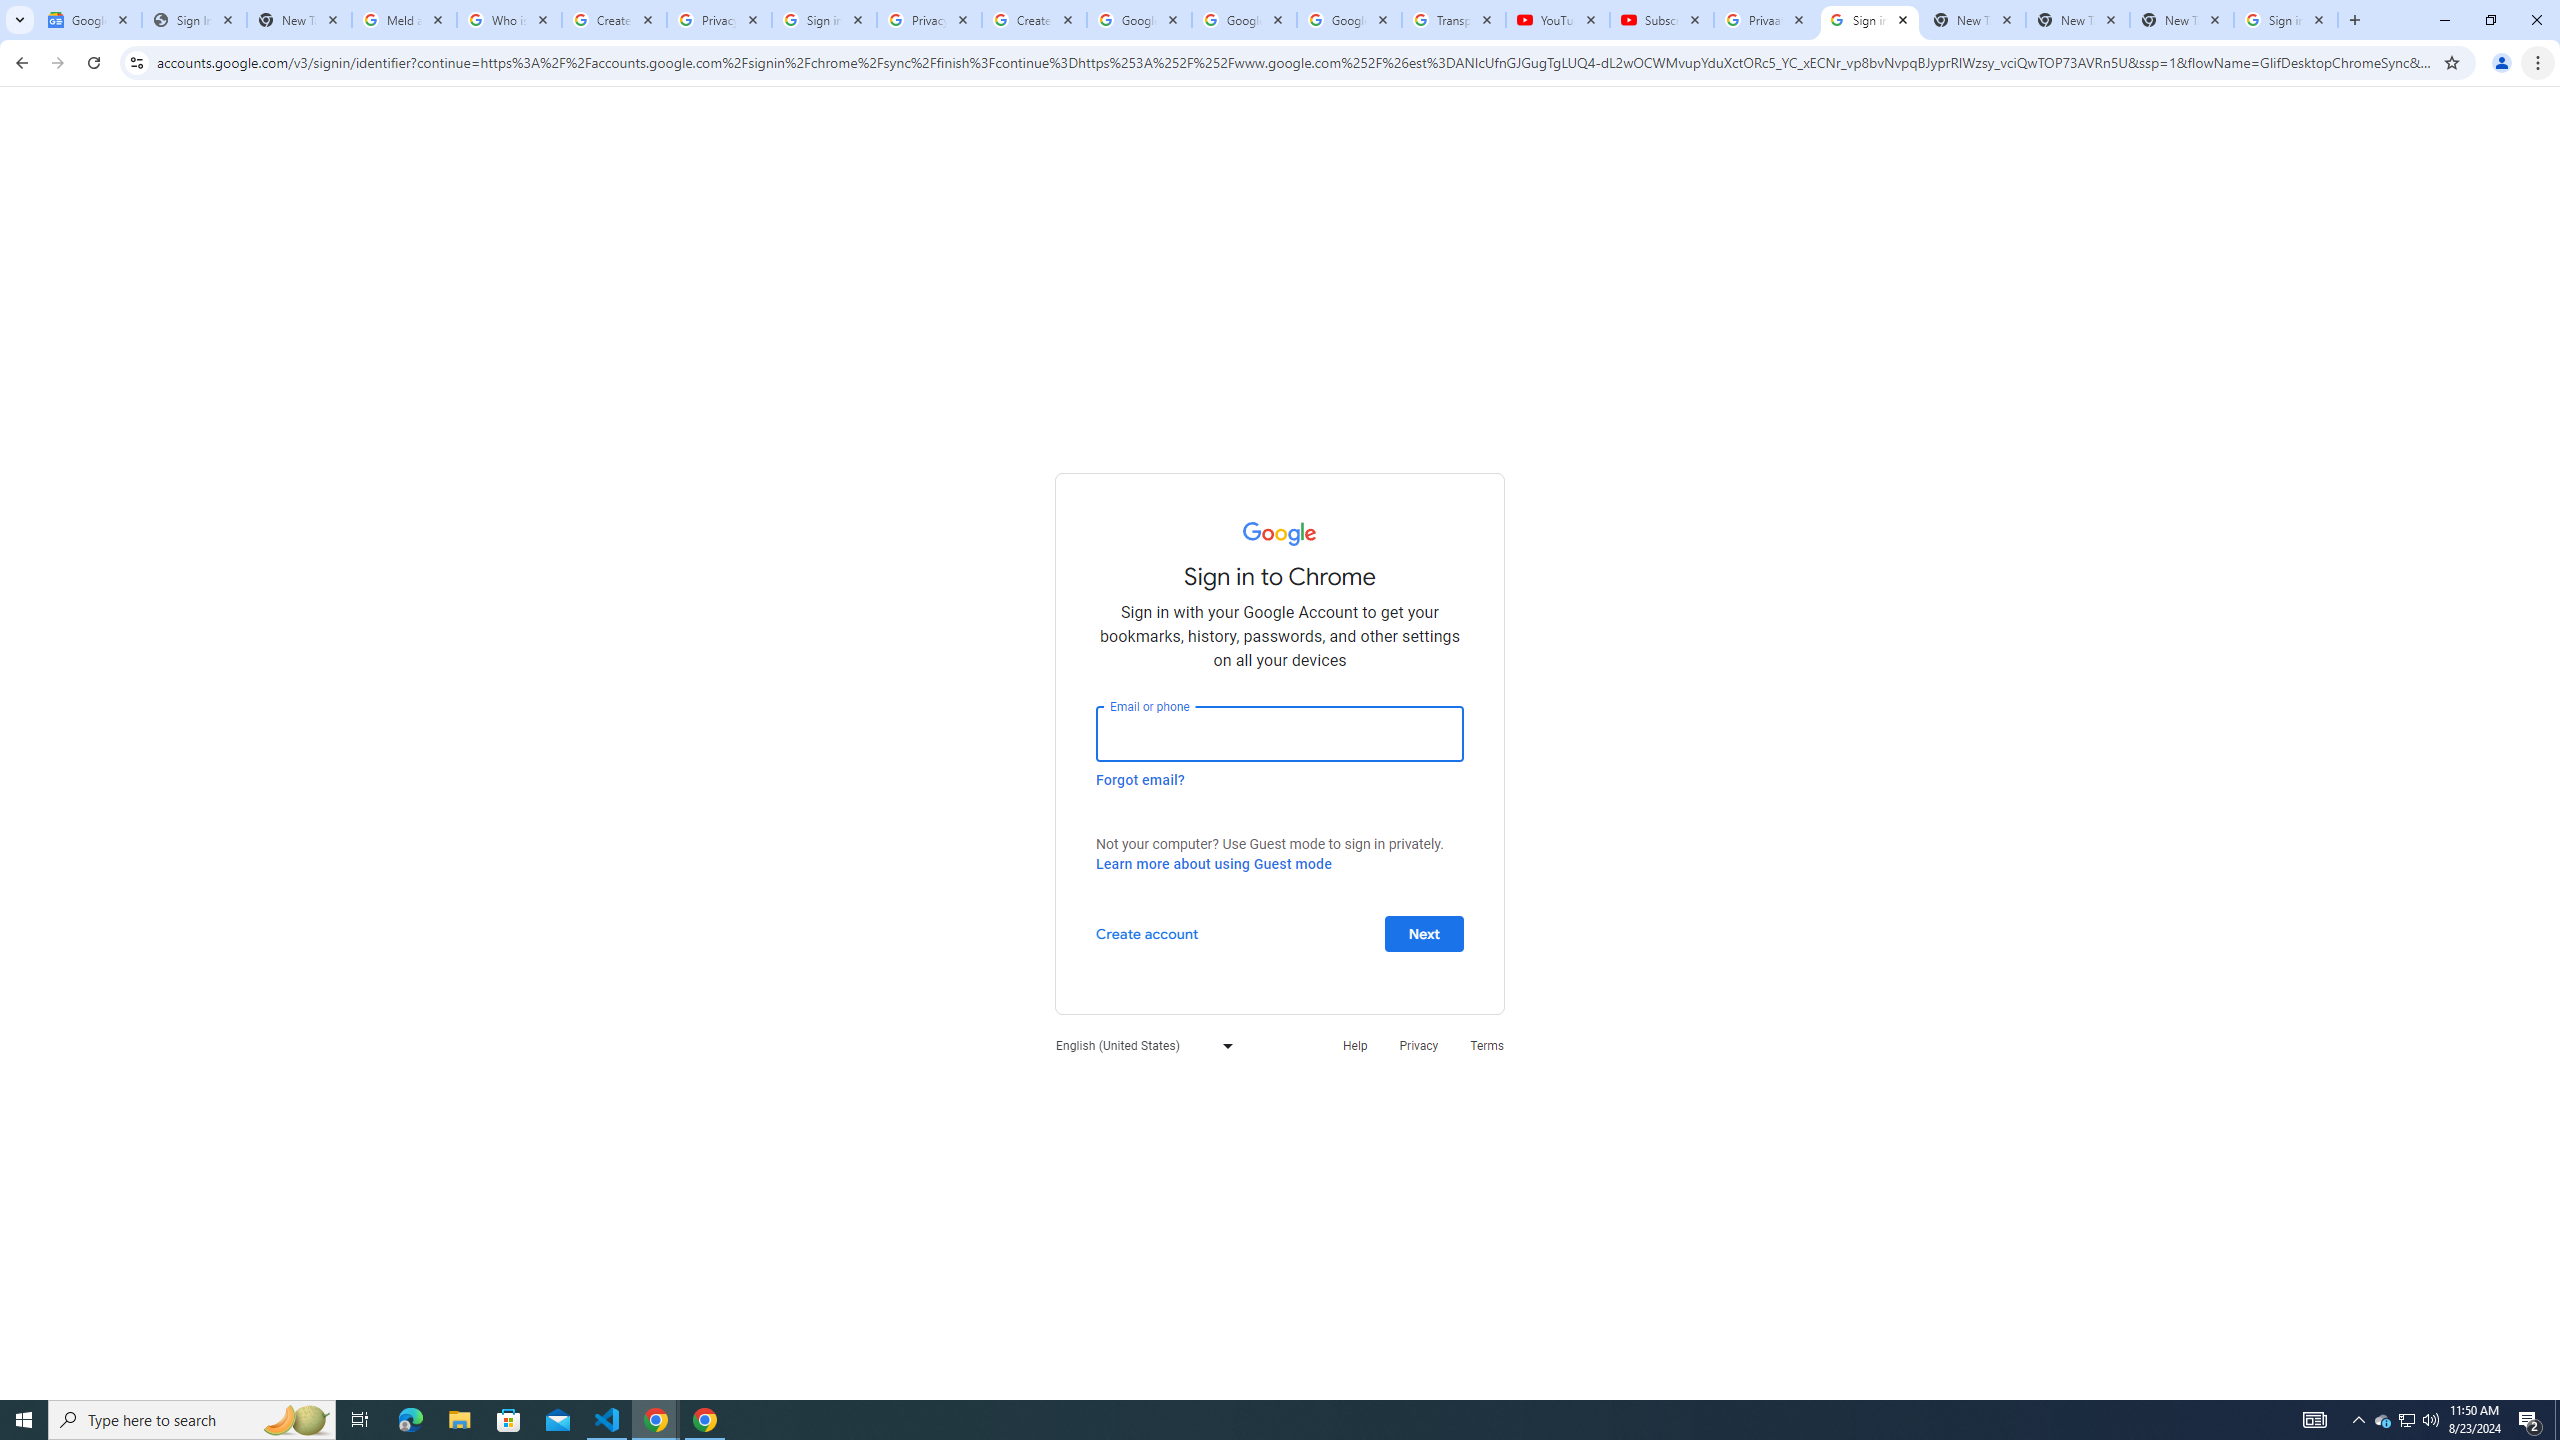 Image resolution: width=2560 pixels, height=1440 pixels. What do you see at coordinates (193, 19) in the screenshot?
I see `'Sign In - USA TODAY'` at bounding box center [193, 19].